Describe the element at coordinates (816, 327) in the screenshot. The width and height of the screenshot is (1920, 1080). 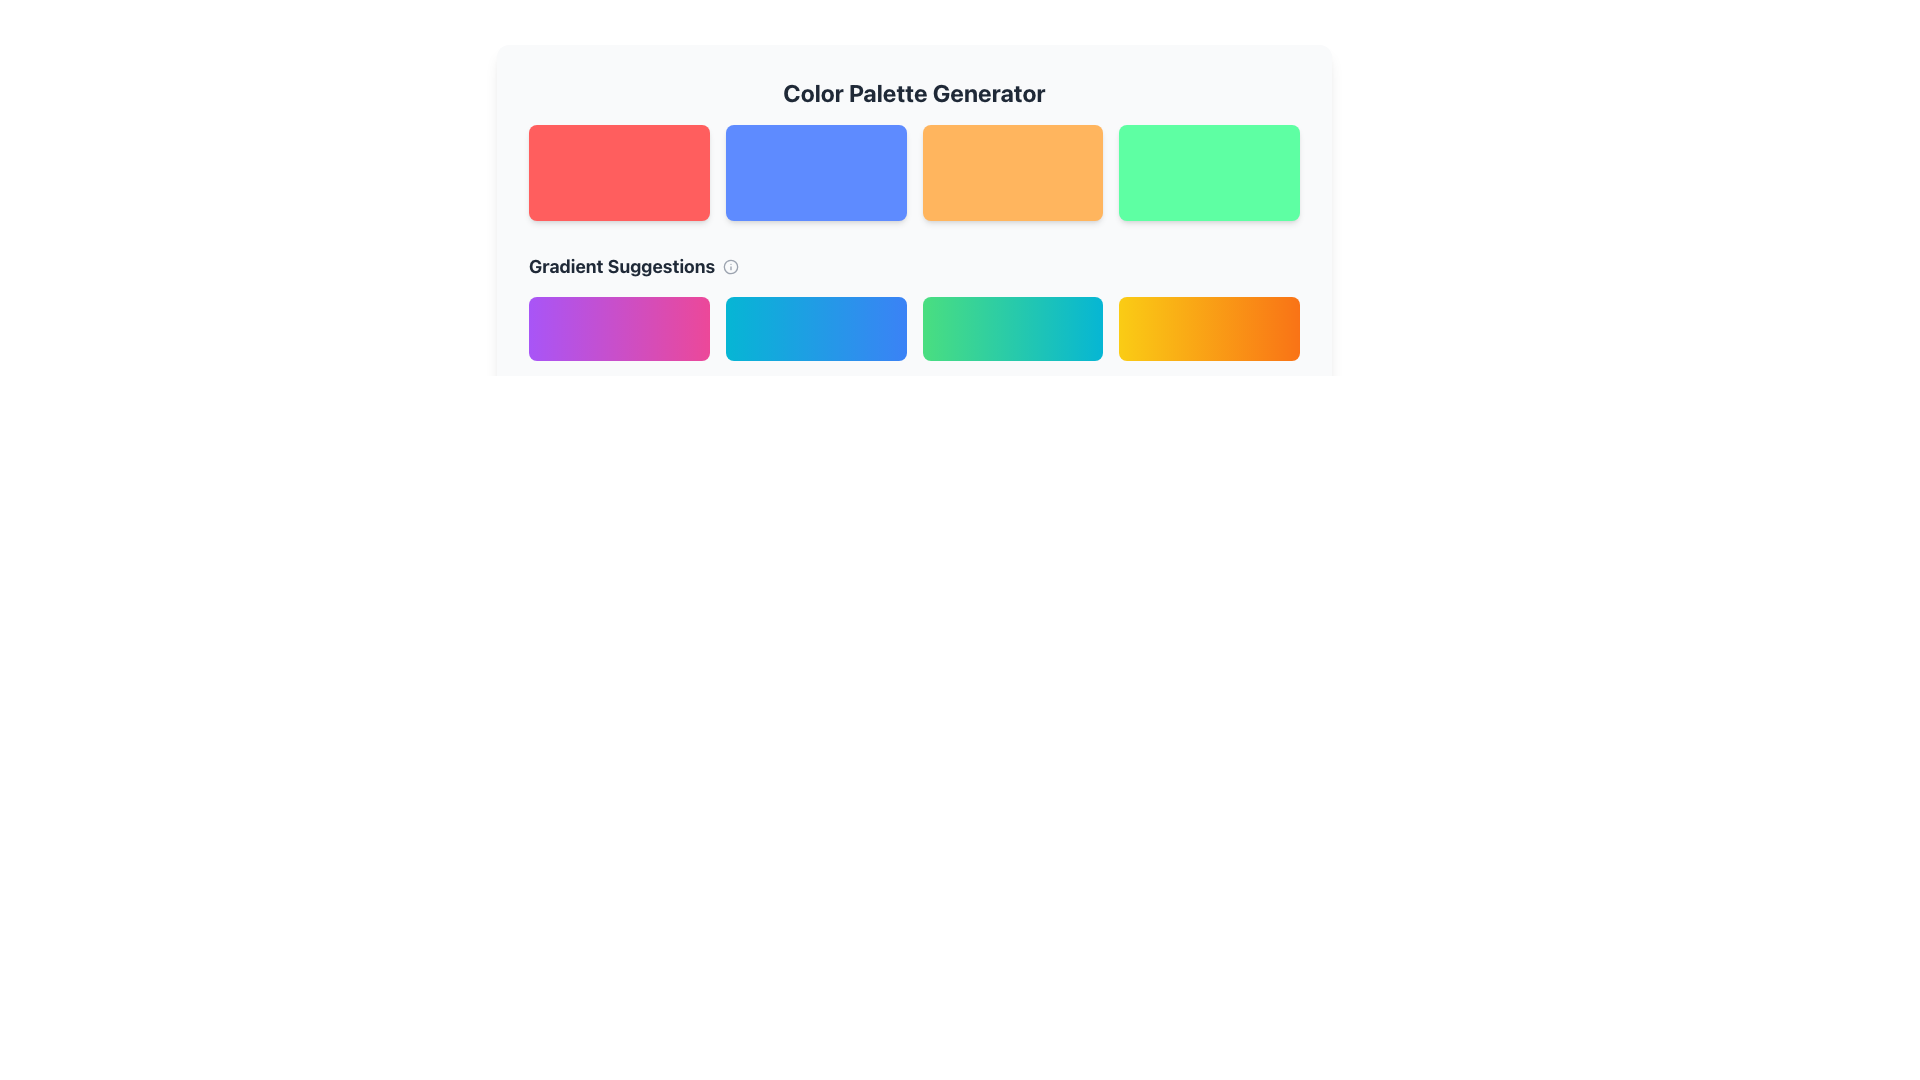
I see `the button with a '+' icon` at that location.